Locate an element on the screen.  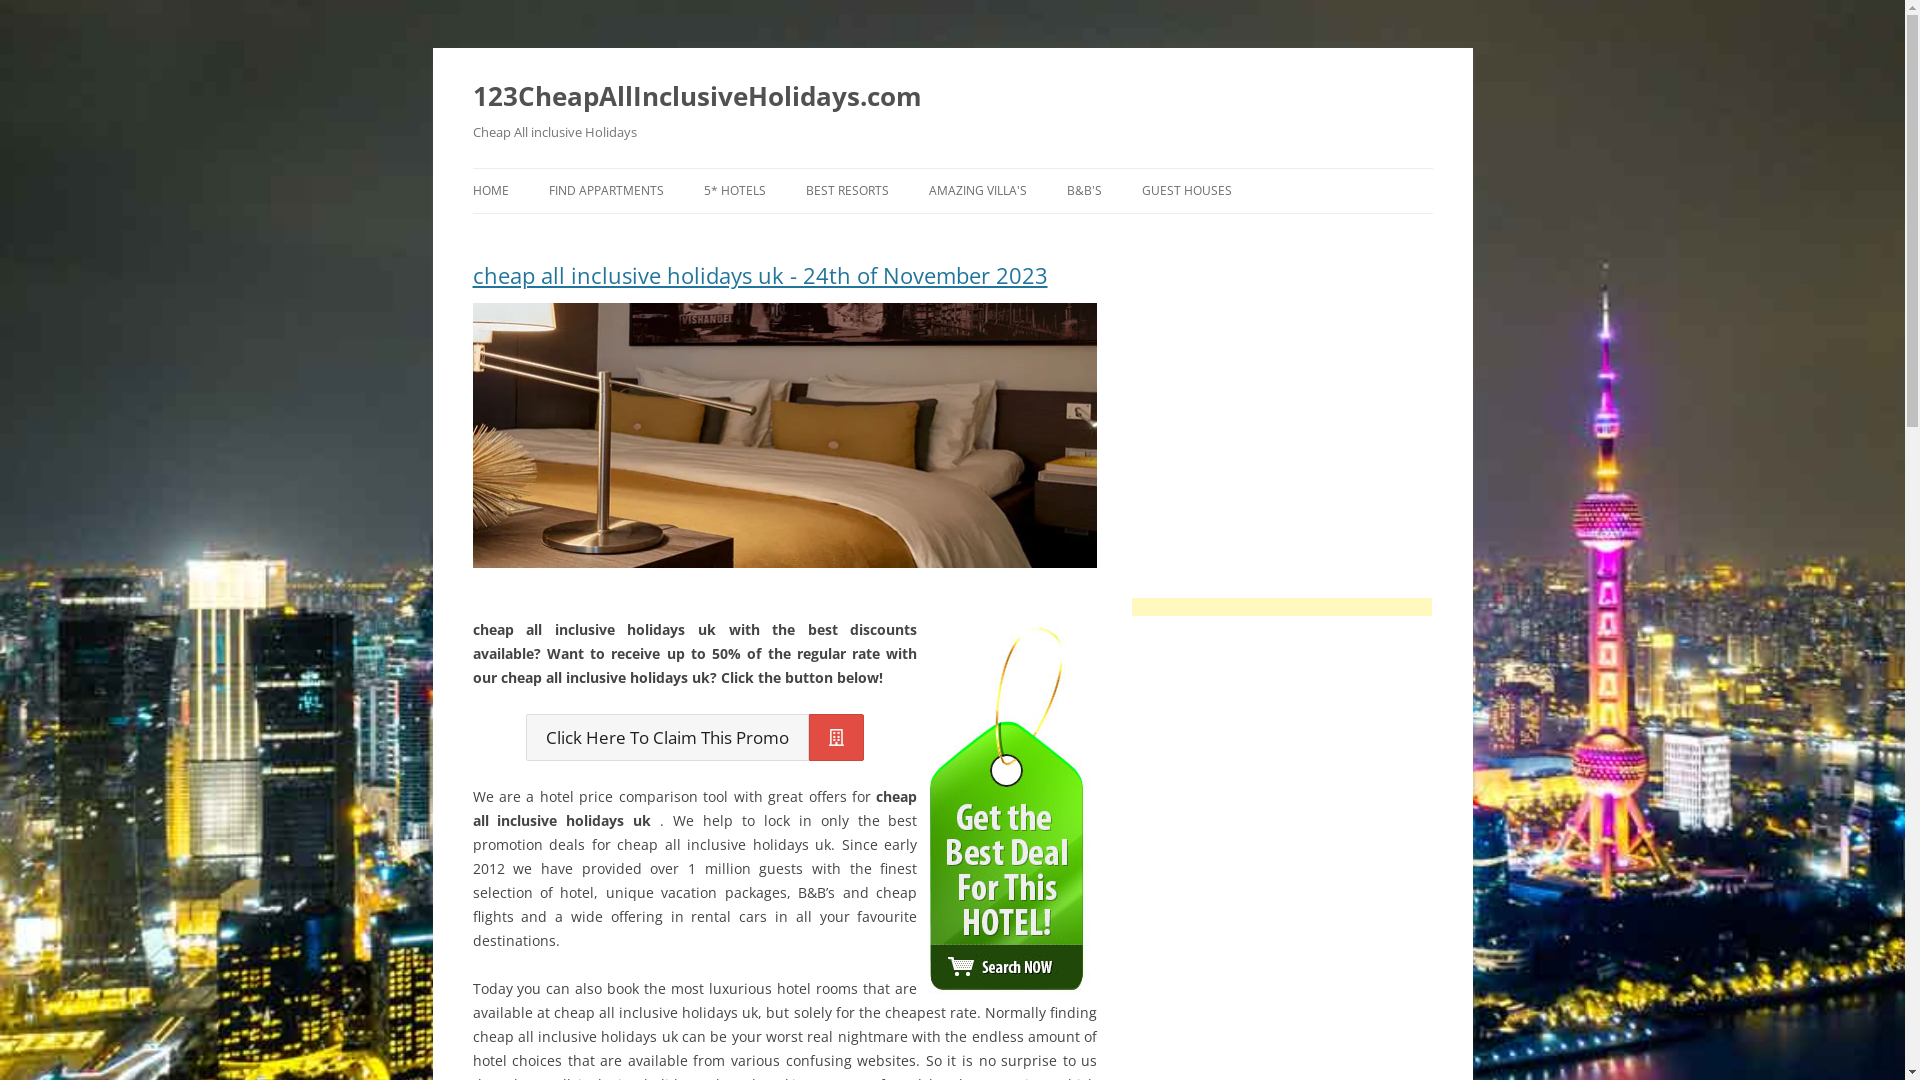
'FIND APPARTMENTS' is located at coordinates (604, 191).